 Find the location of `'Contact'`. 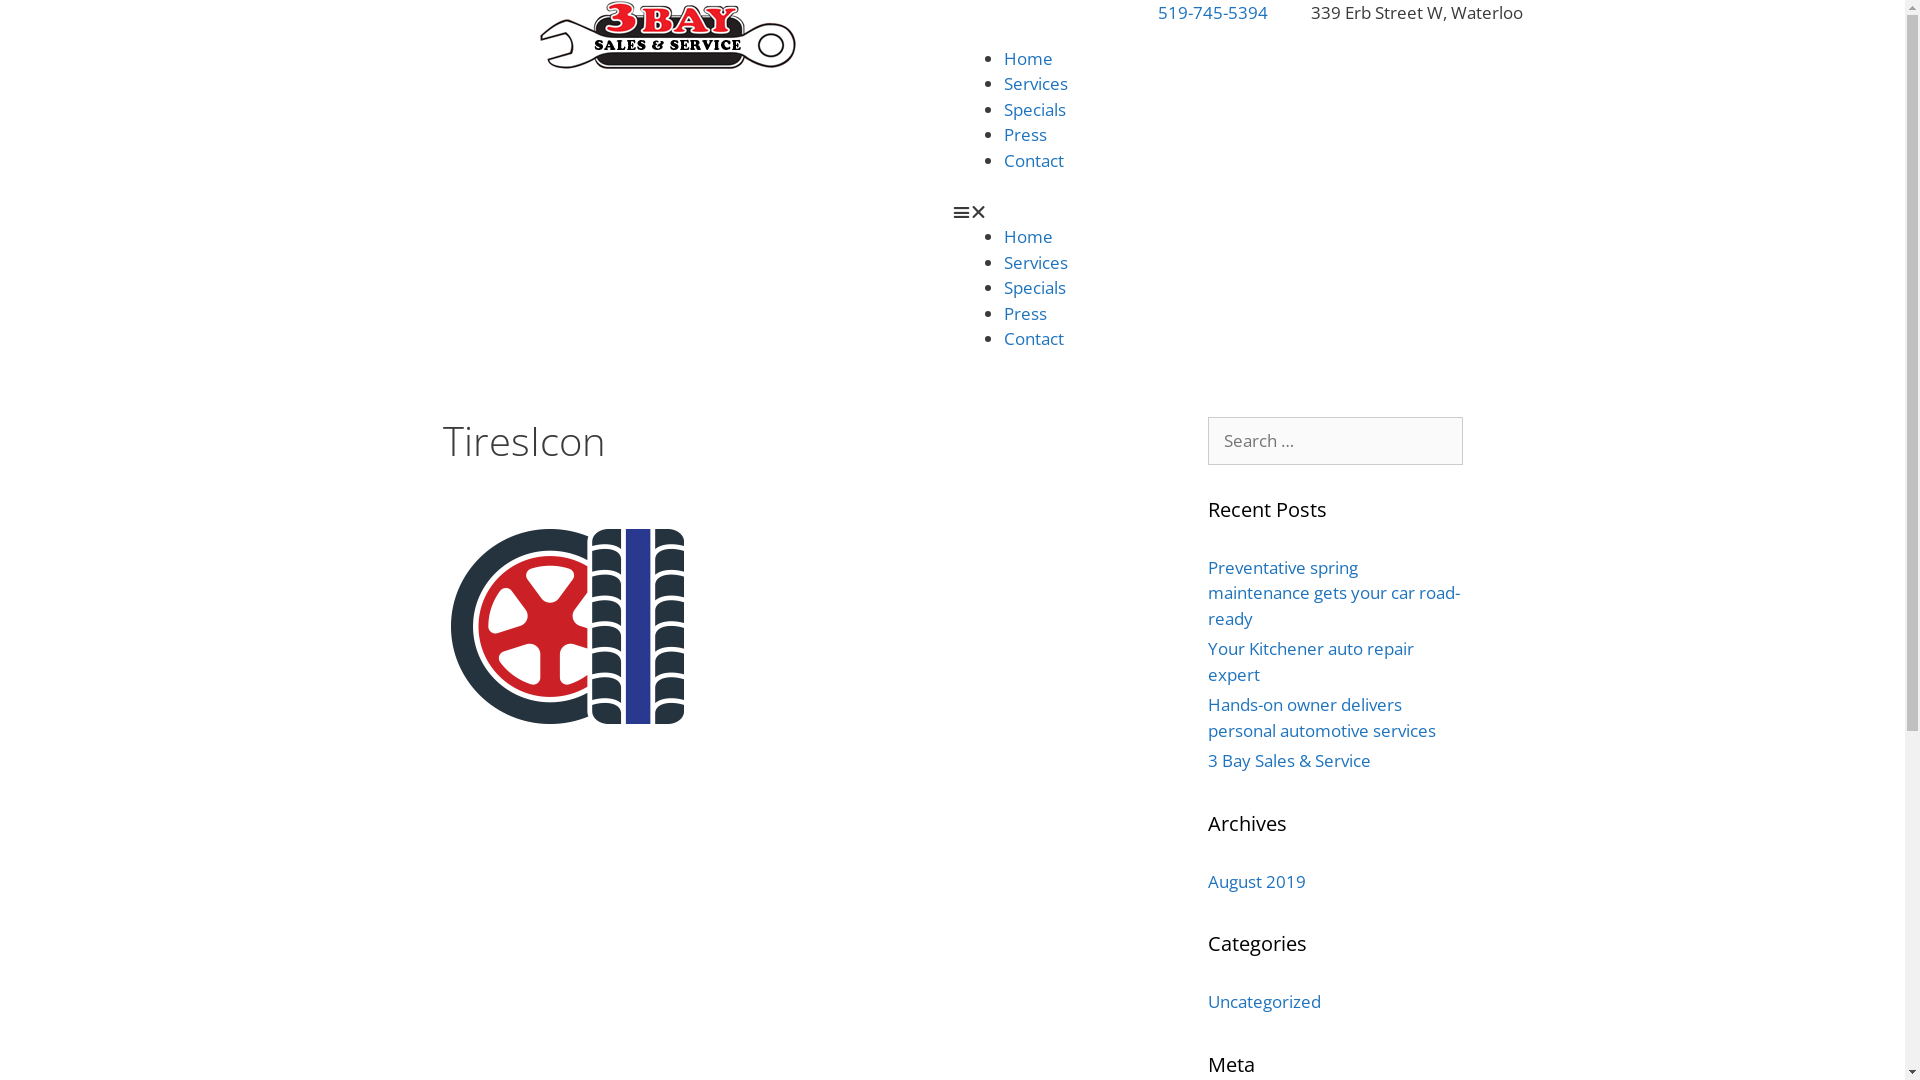

'Contact' is located at coordinates (1033, 158).